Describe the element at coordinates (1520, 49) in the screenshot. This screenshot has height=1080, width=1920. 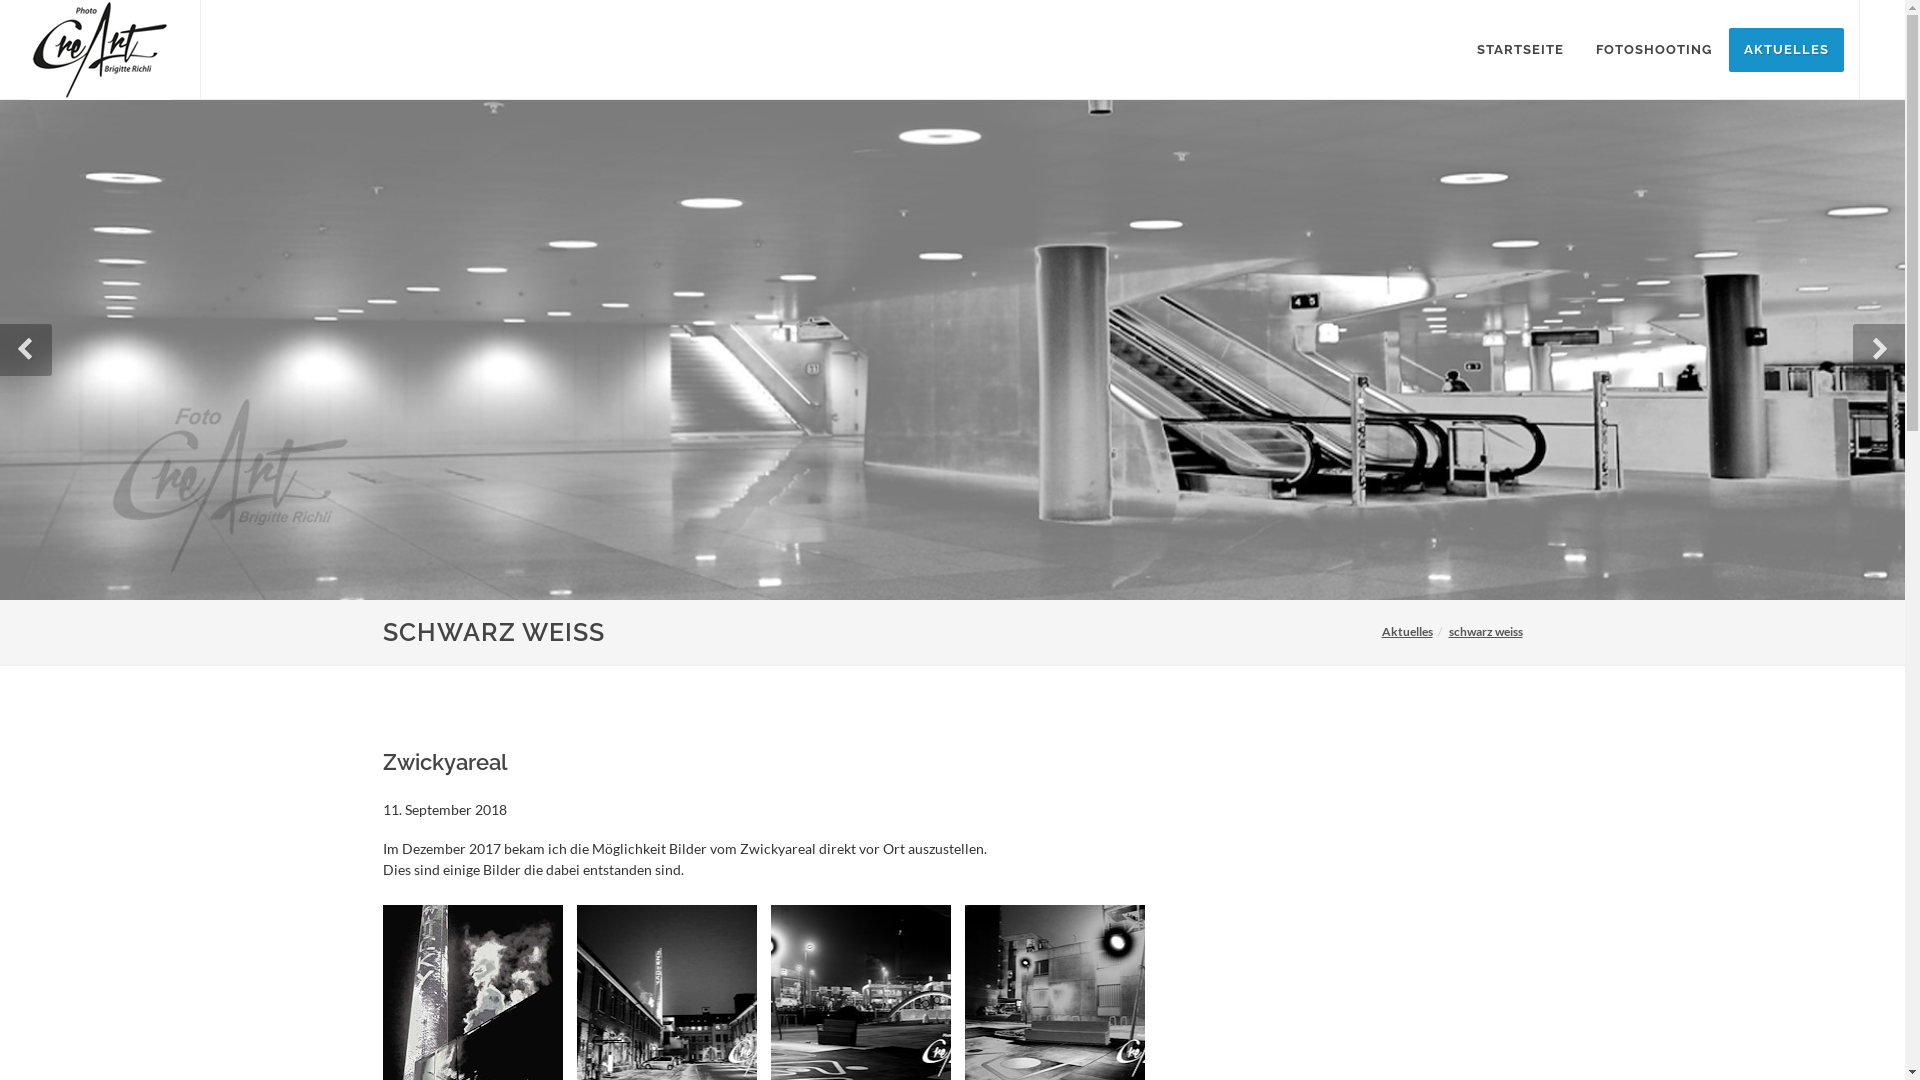
I see `'STARTSEITE'` at that location.